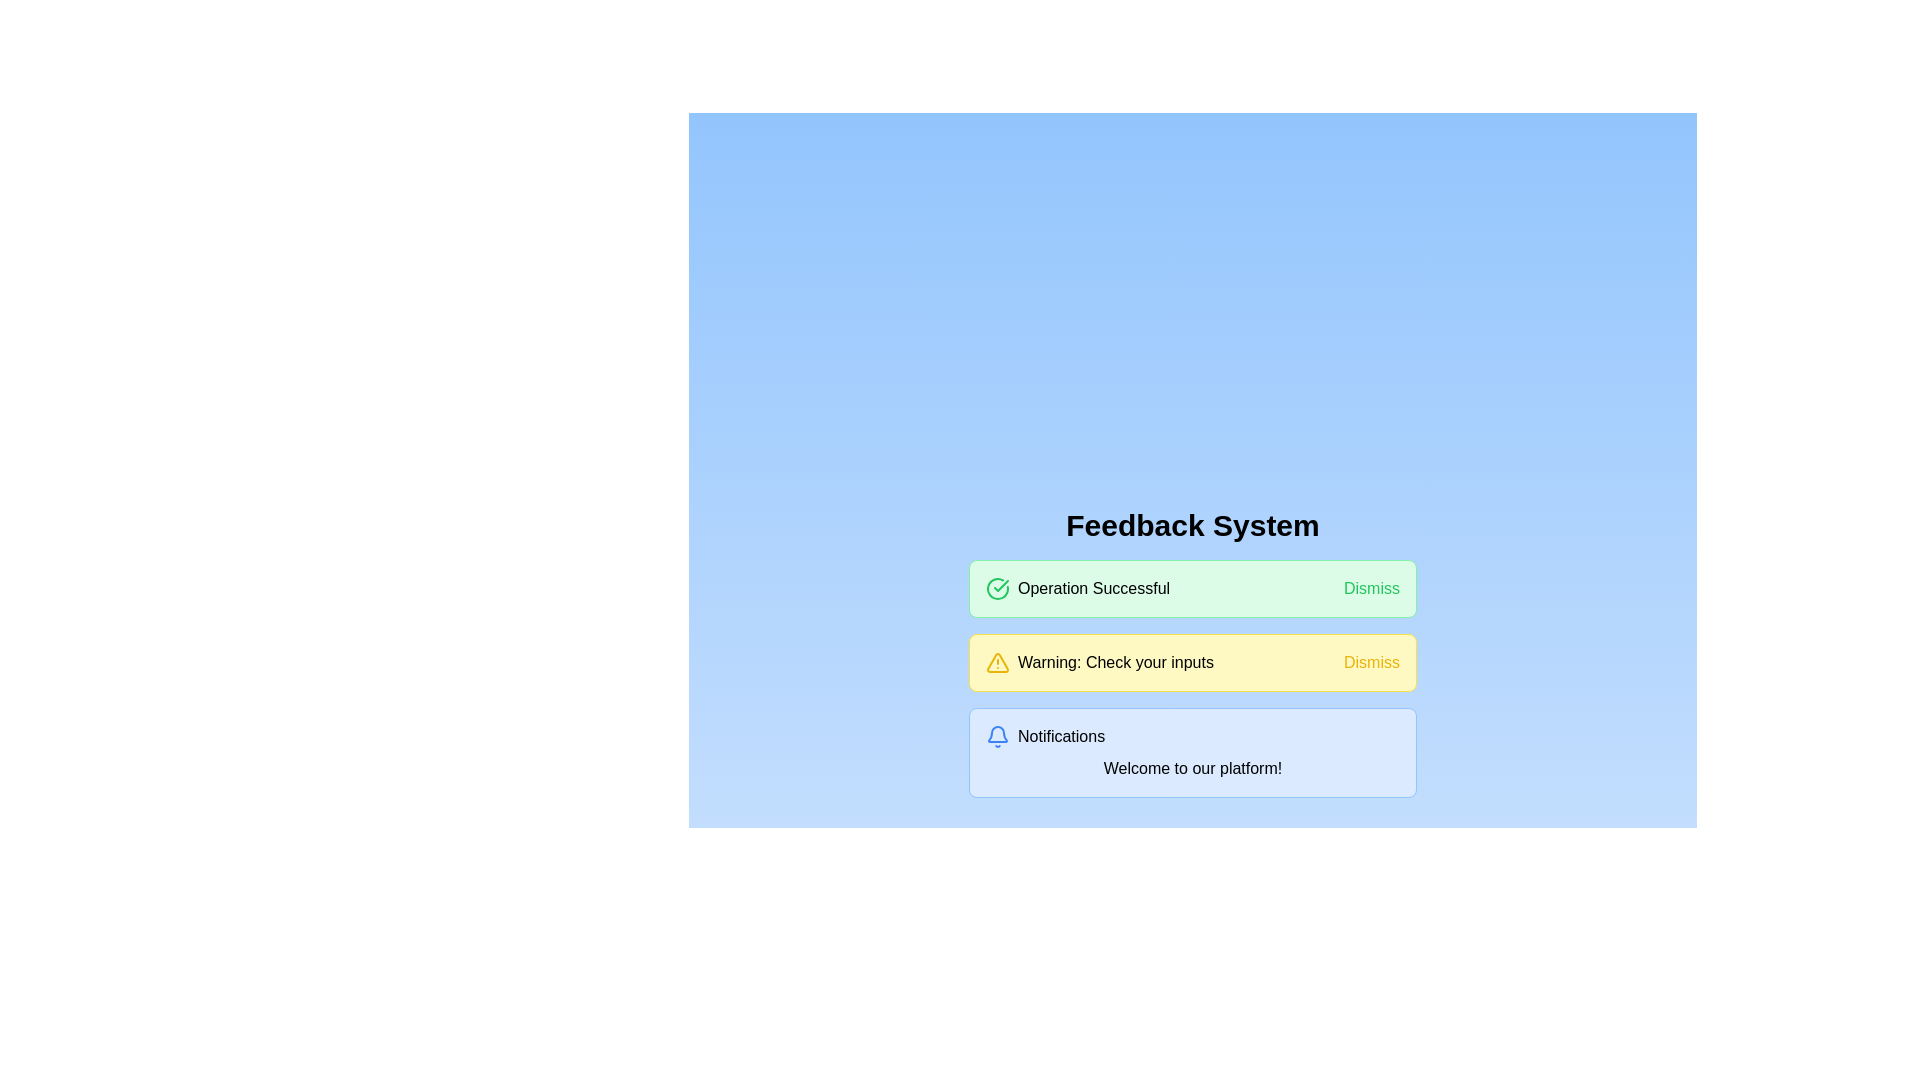  What do you see at coordinates (998, 734) in the screenshot?
I see `the notification bell icon with a blue stroke color located to the left of the textual notification label inside the notification box` at bounding box center [998, 734].